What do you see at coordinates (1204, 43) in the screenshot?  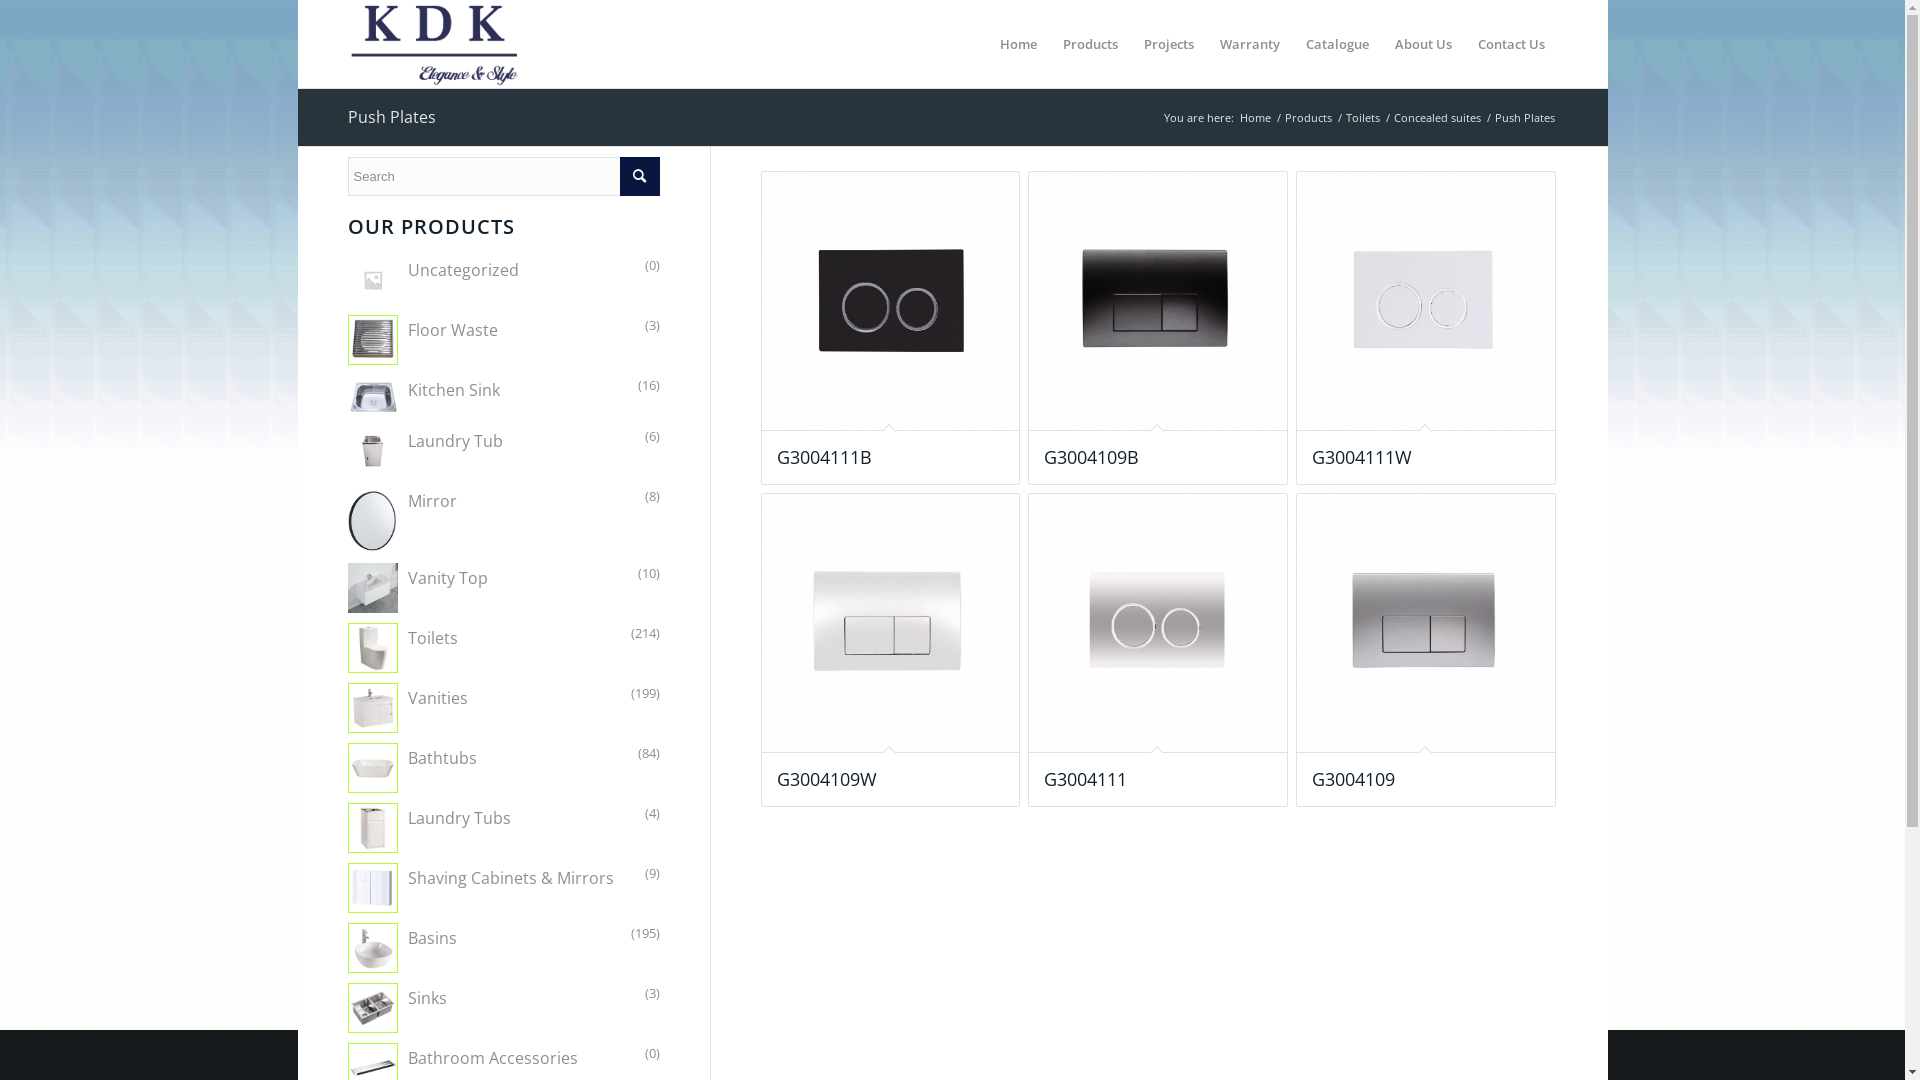 I see `'Warranty'` at bounding box center [1204, 43].